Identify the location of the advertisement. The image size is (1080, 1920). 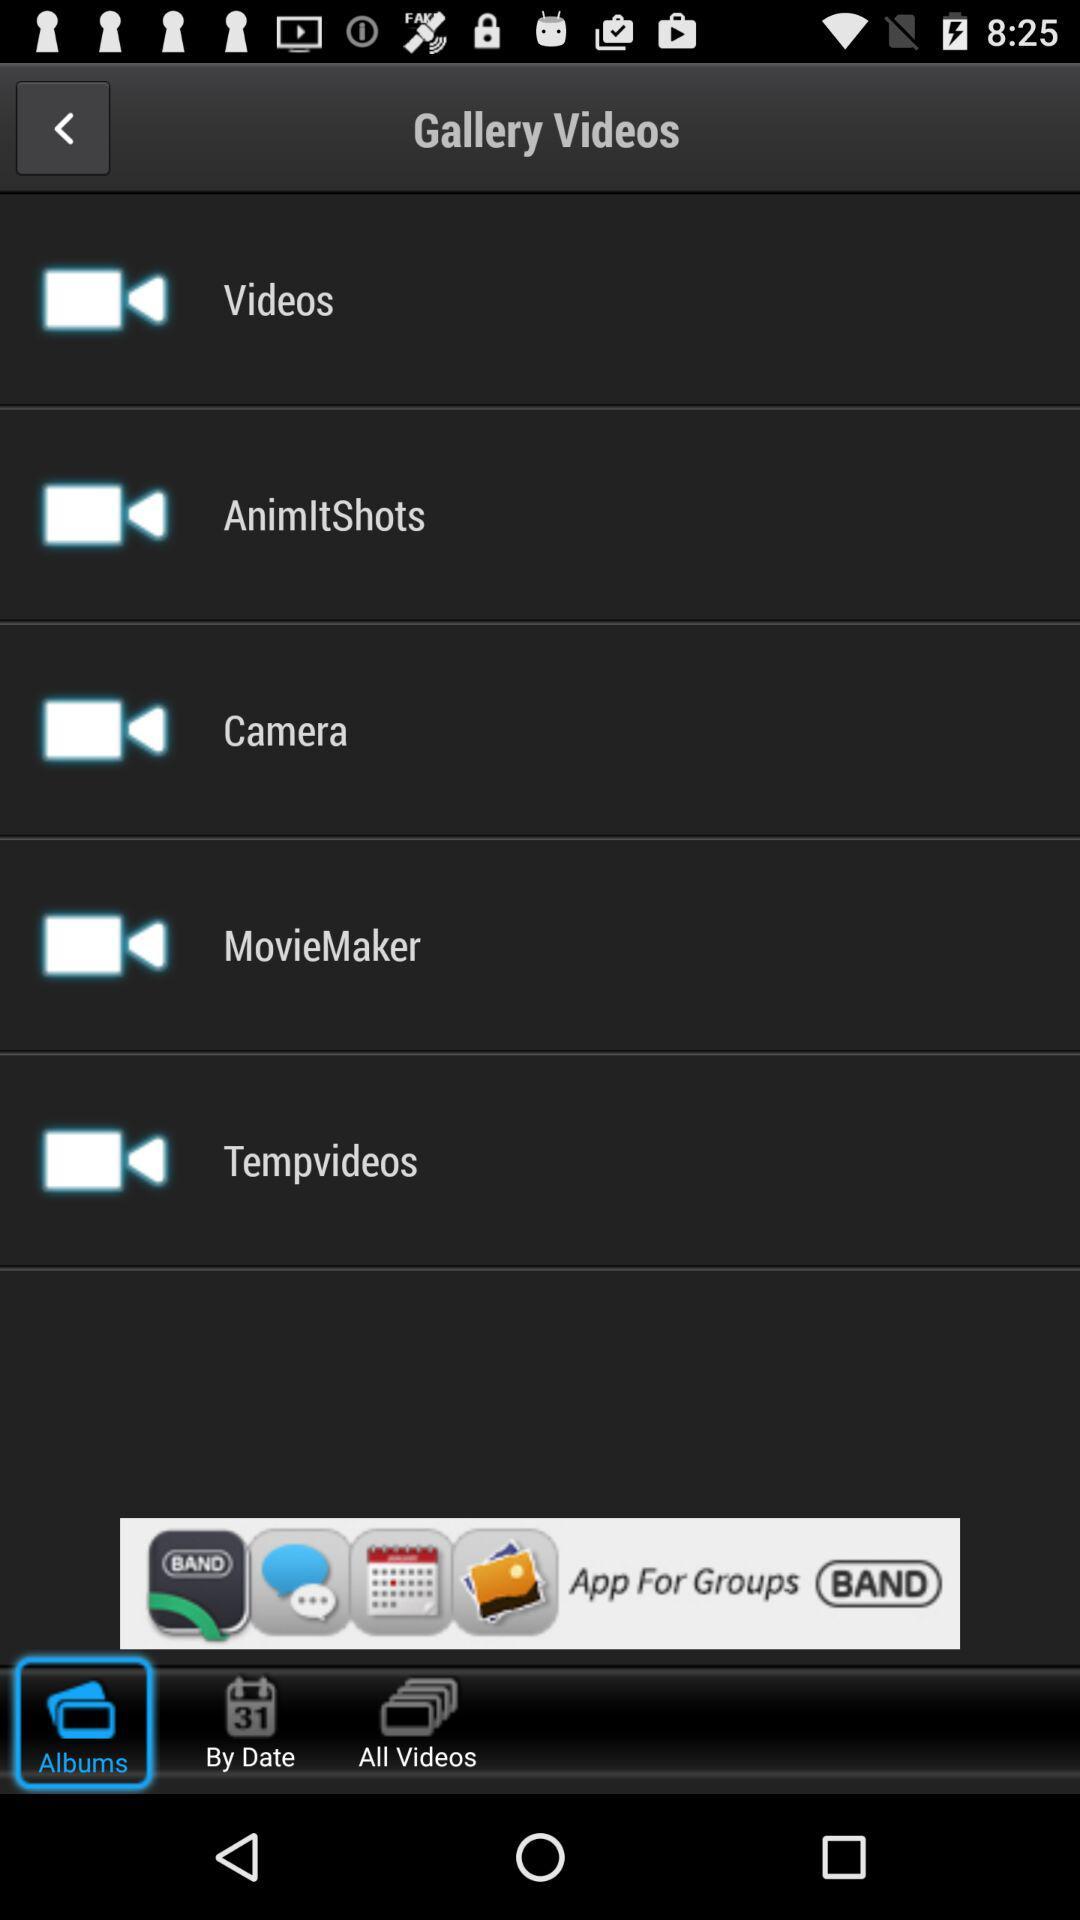
(540, 1582).